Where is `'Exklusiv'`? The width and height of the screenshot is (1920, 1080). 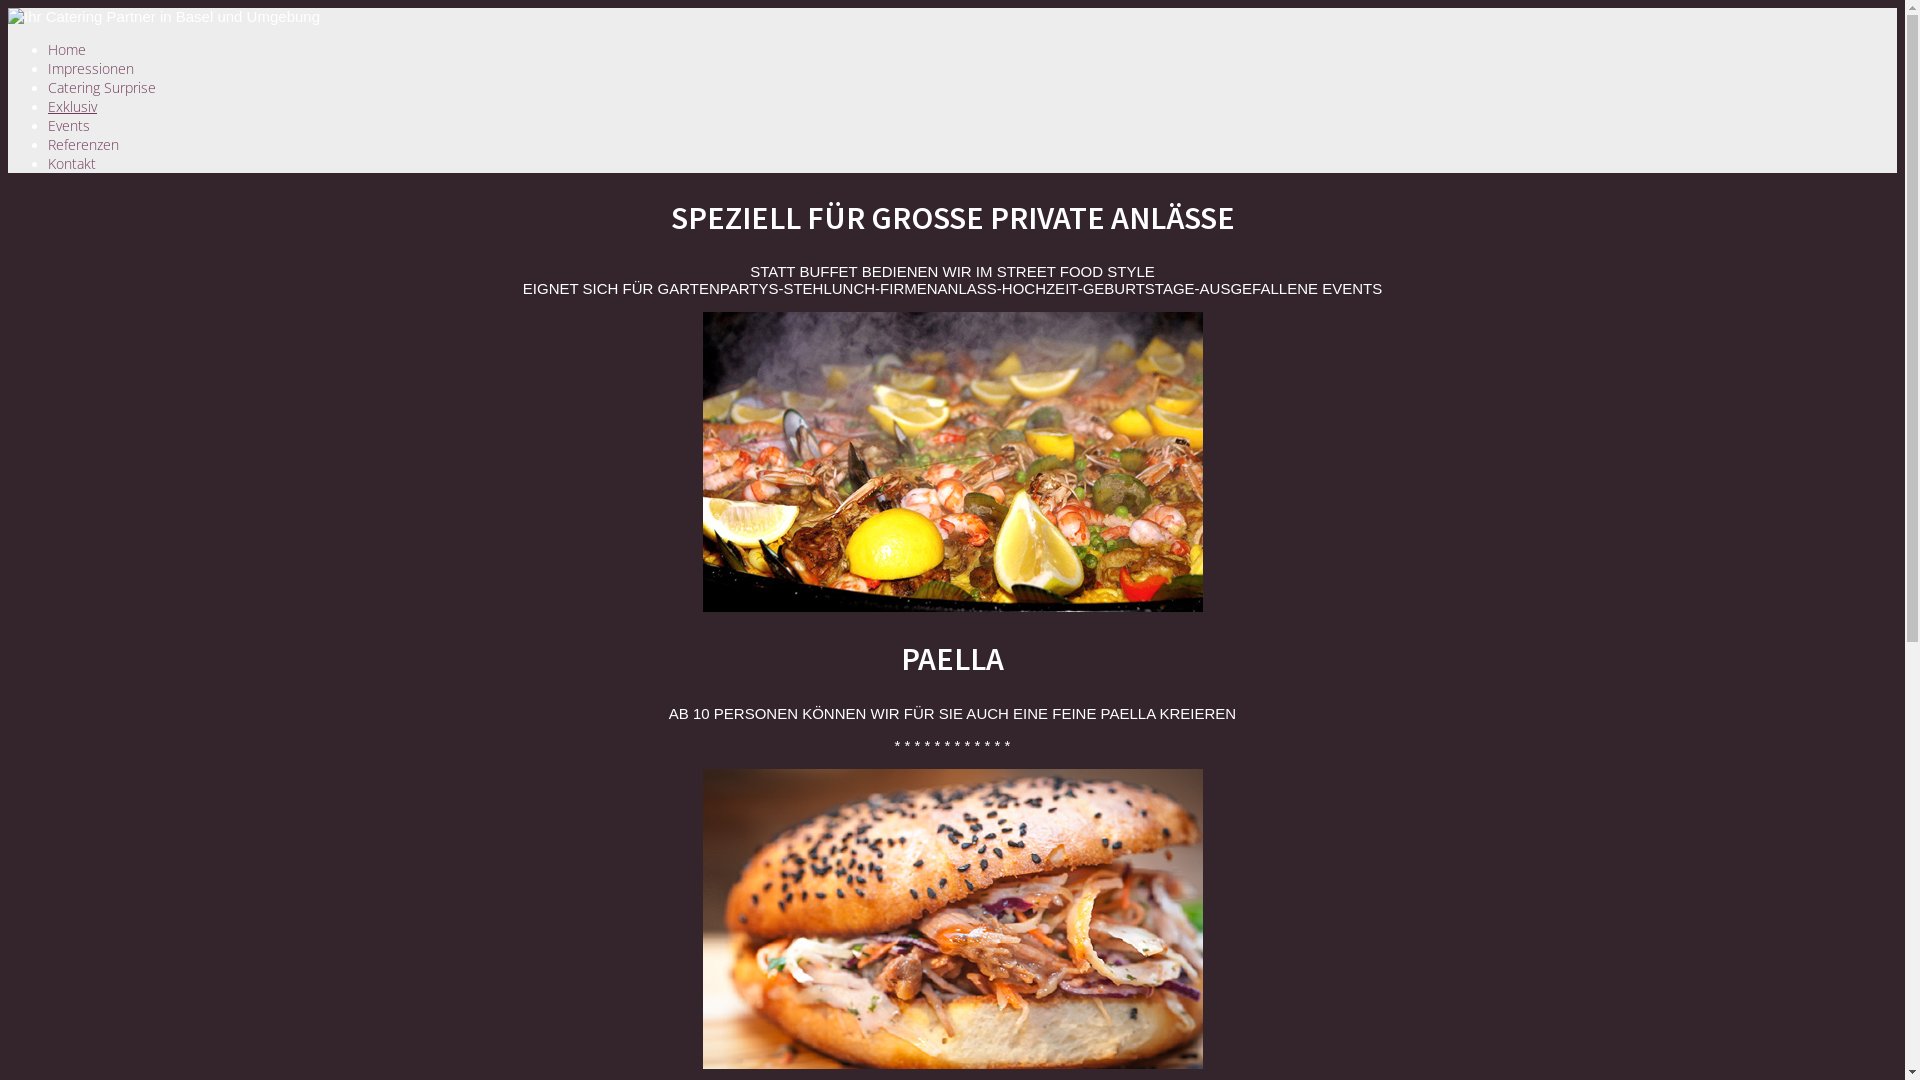 'Exklusiv' is located at coordinates (72, 106).